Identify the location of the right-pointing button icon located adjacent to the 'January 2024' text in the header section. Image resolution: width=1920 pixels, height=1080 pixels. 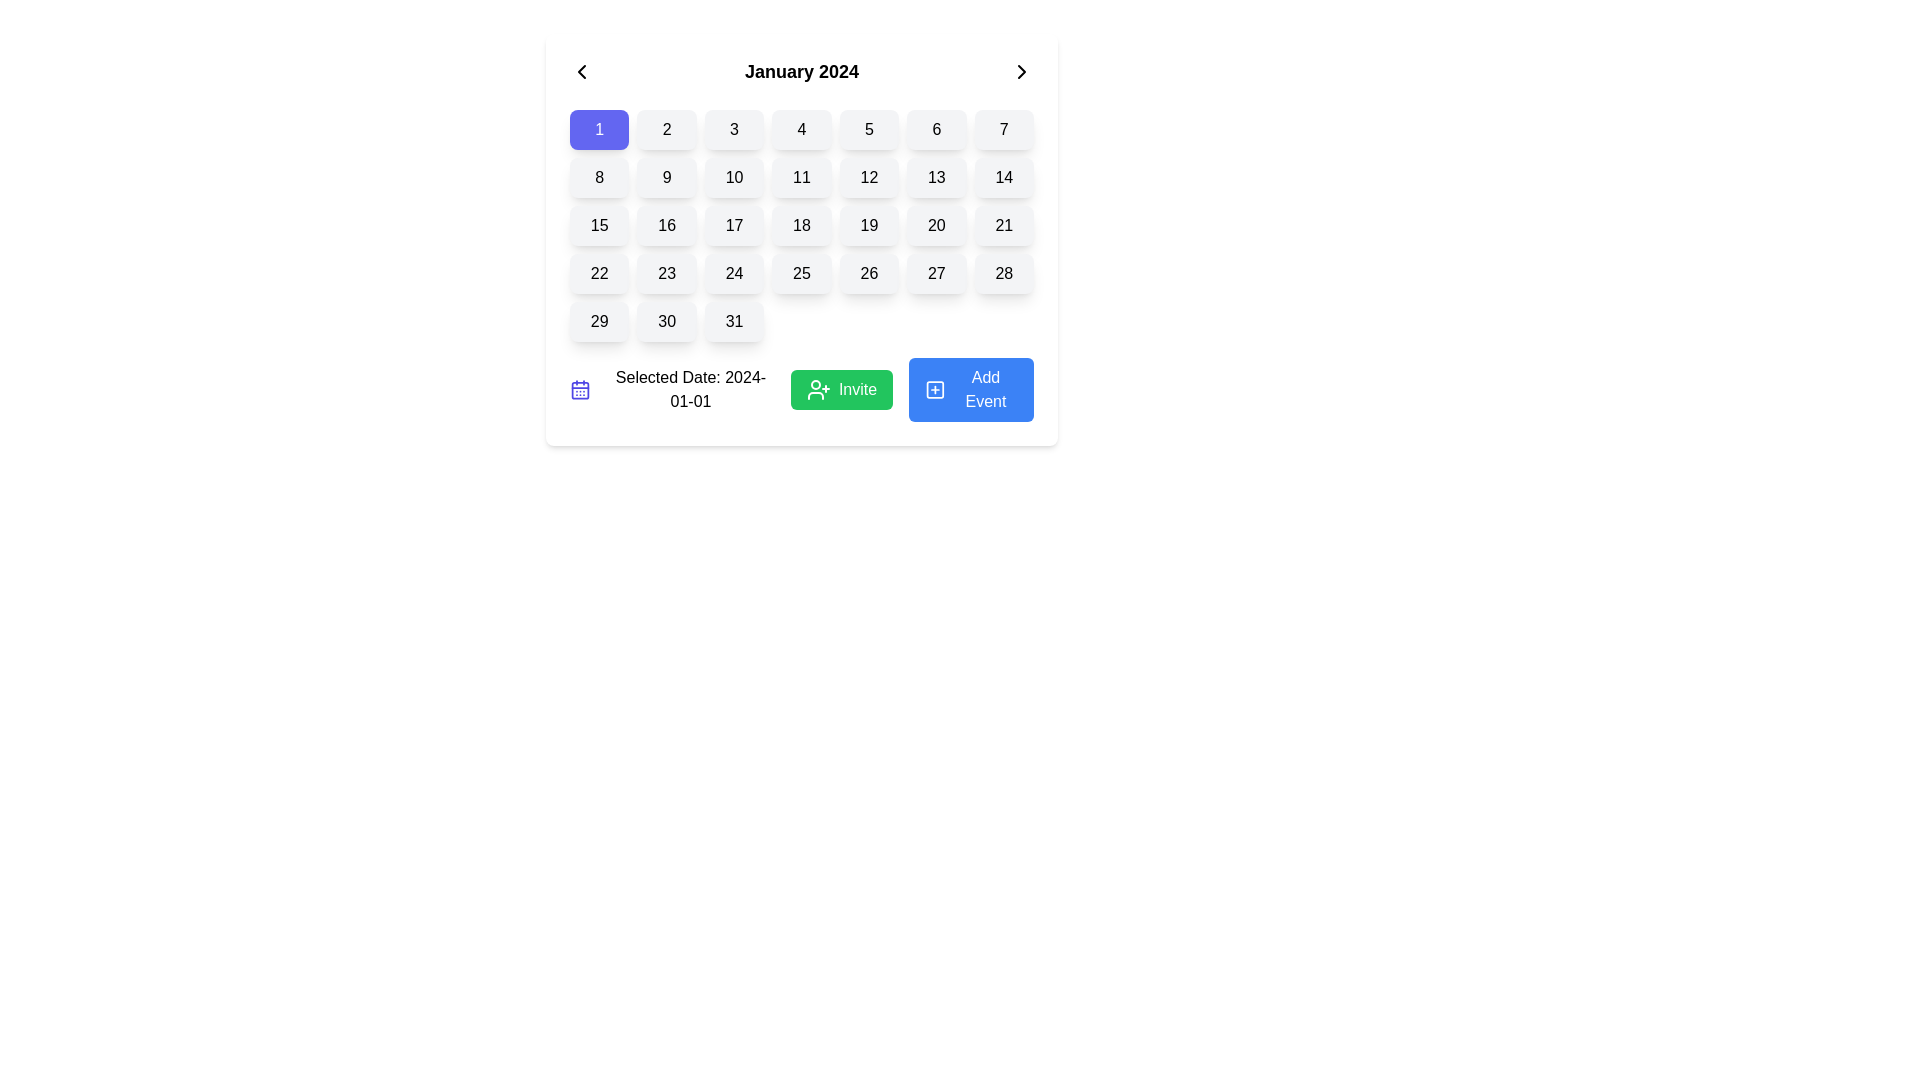
(1022, 71).